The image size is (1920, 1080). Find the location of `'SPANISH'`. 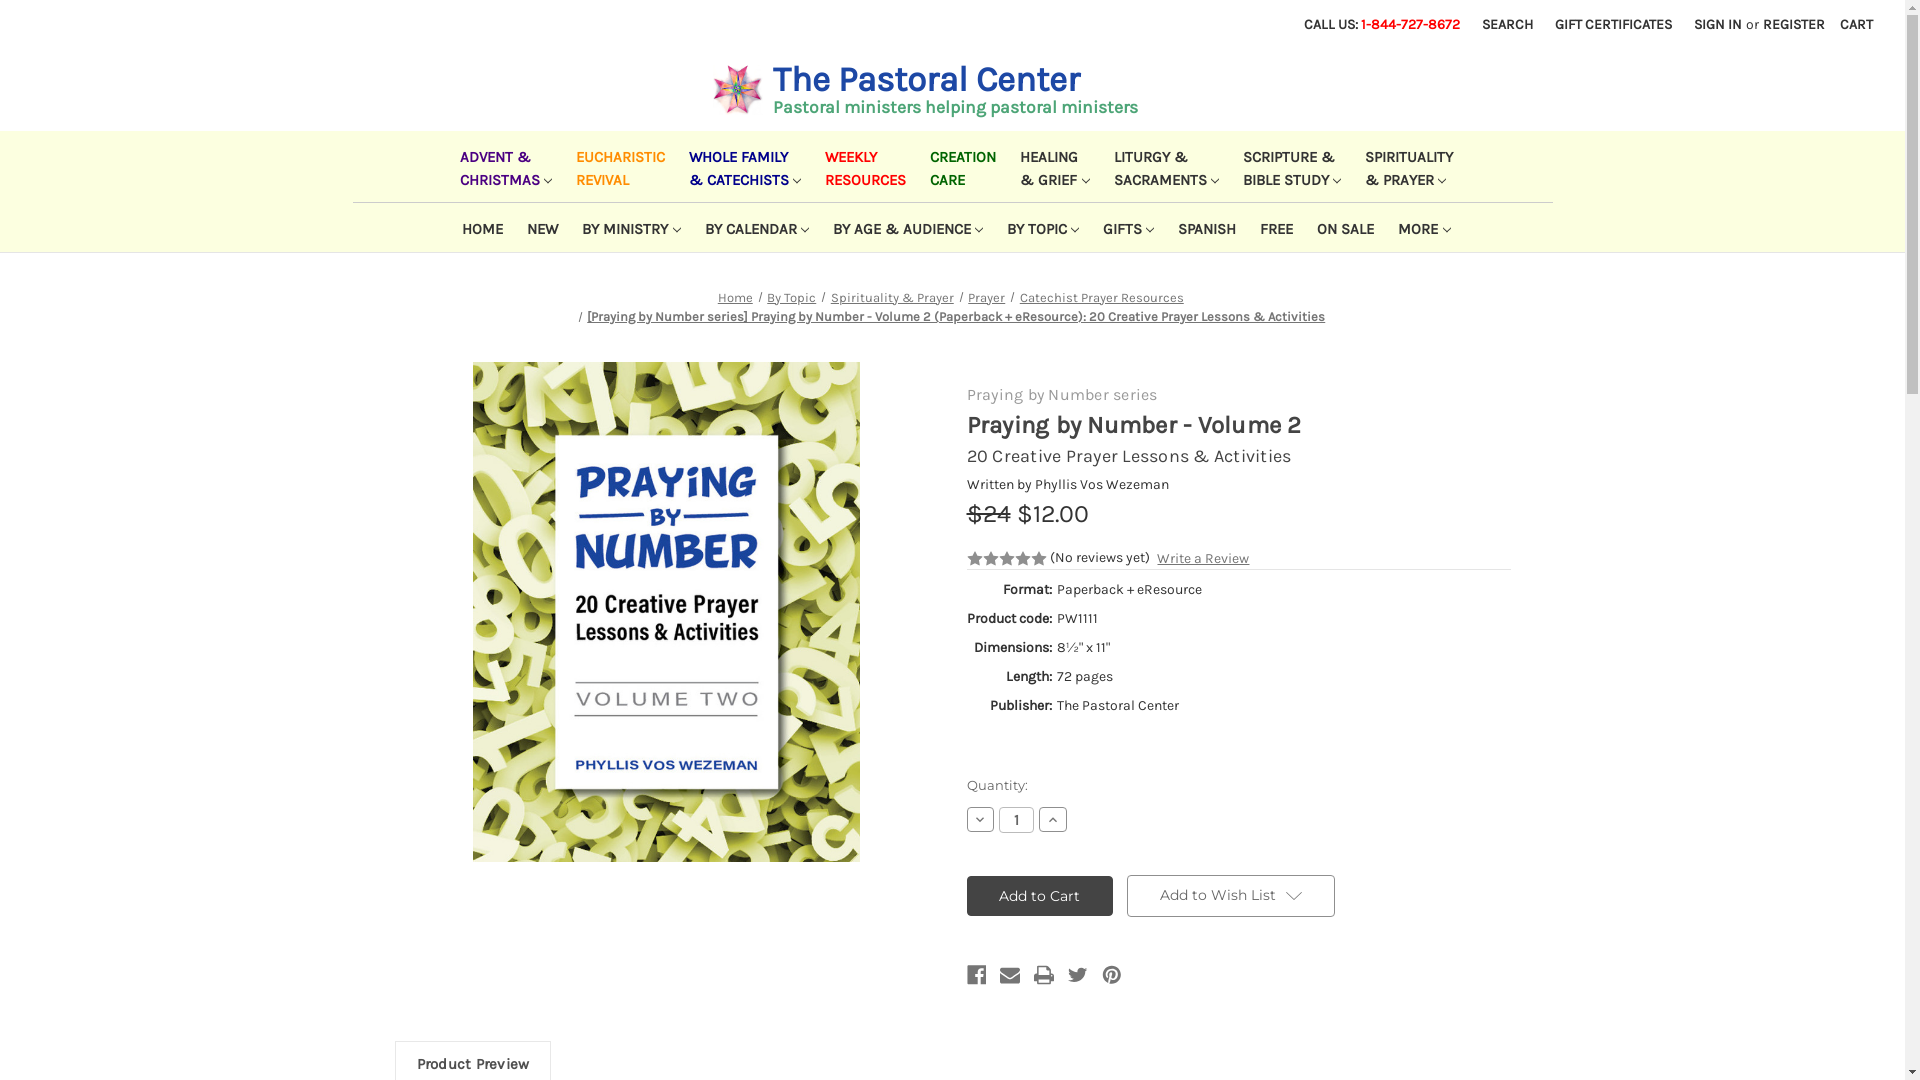

'SPANISH' is located at coordinates (1202, 226).